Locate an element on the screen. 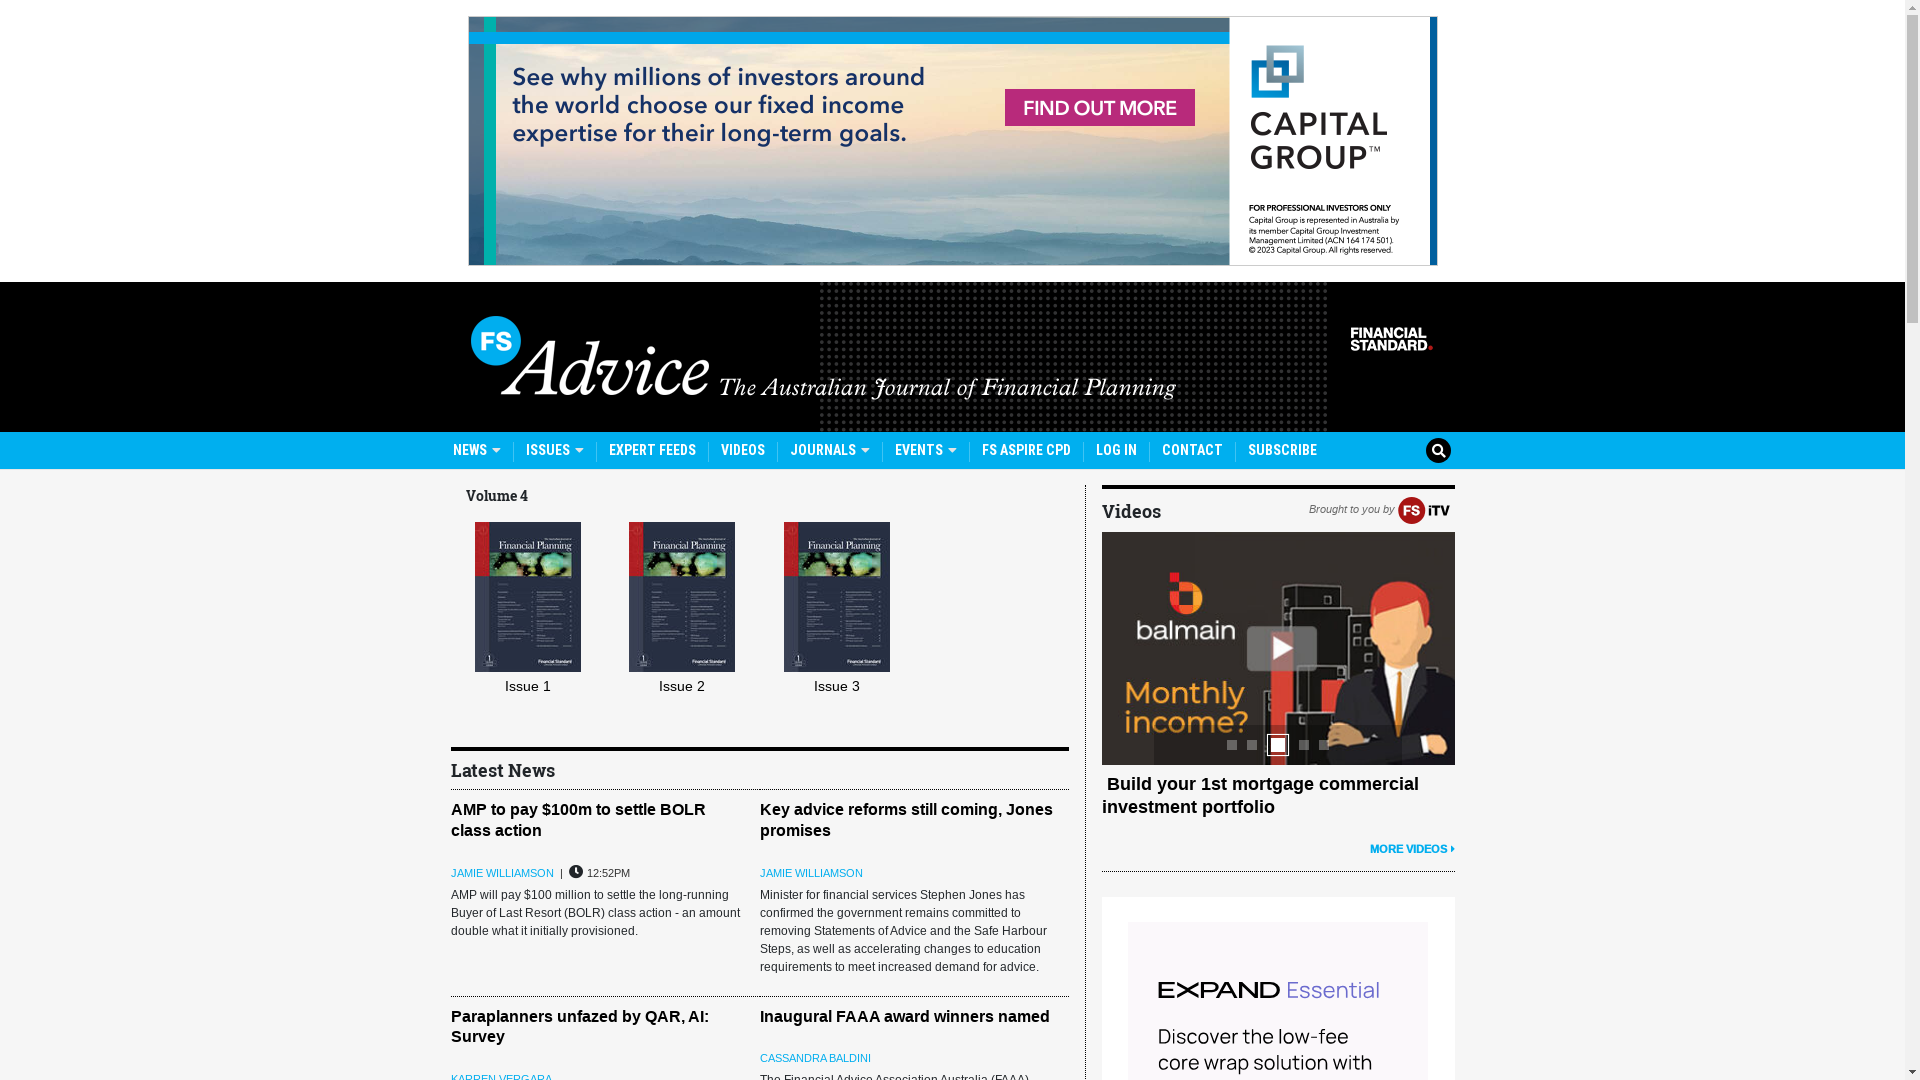 Image resolution: width=1920 pixels, height=1080 pixels. 'Volume 4, Issue 2' is located at coordinates (627, 596).